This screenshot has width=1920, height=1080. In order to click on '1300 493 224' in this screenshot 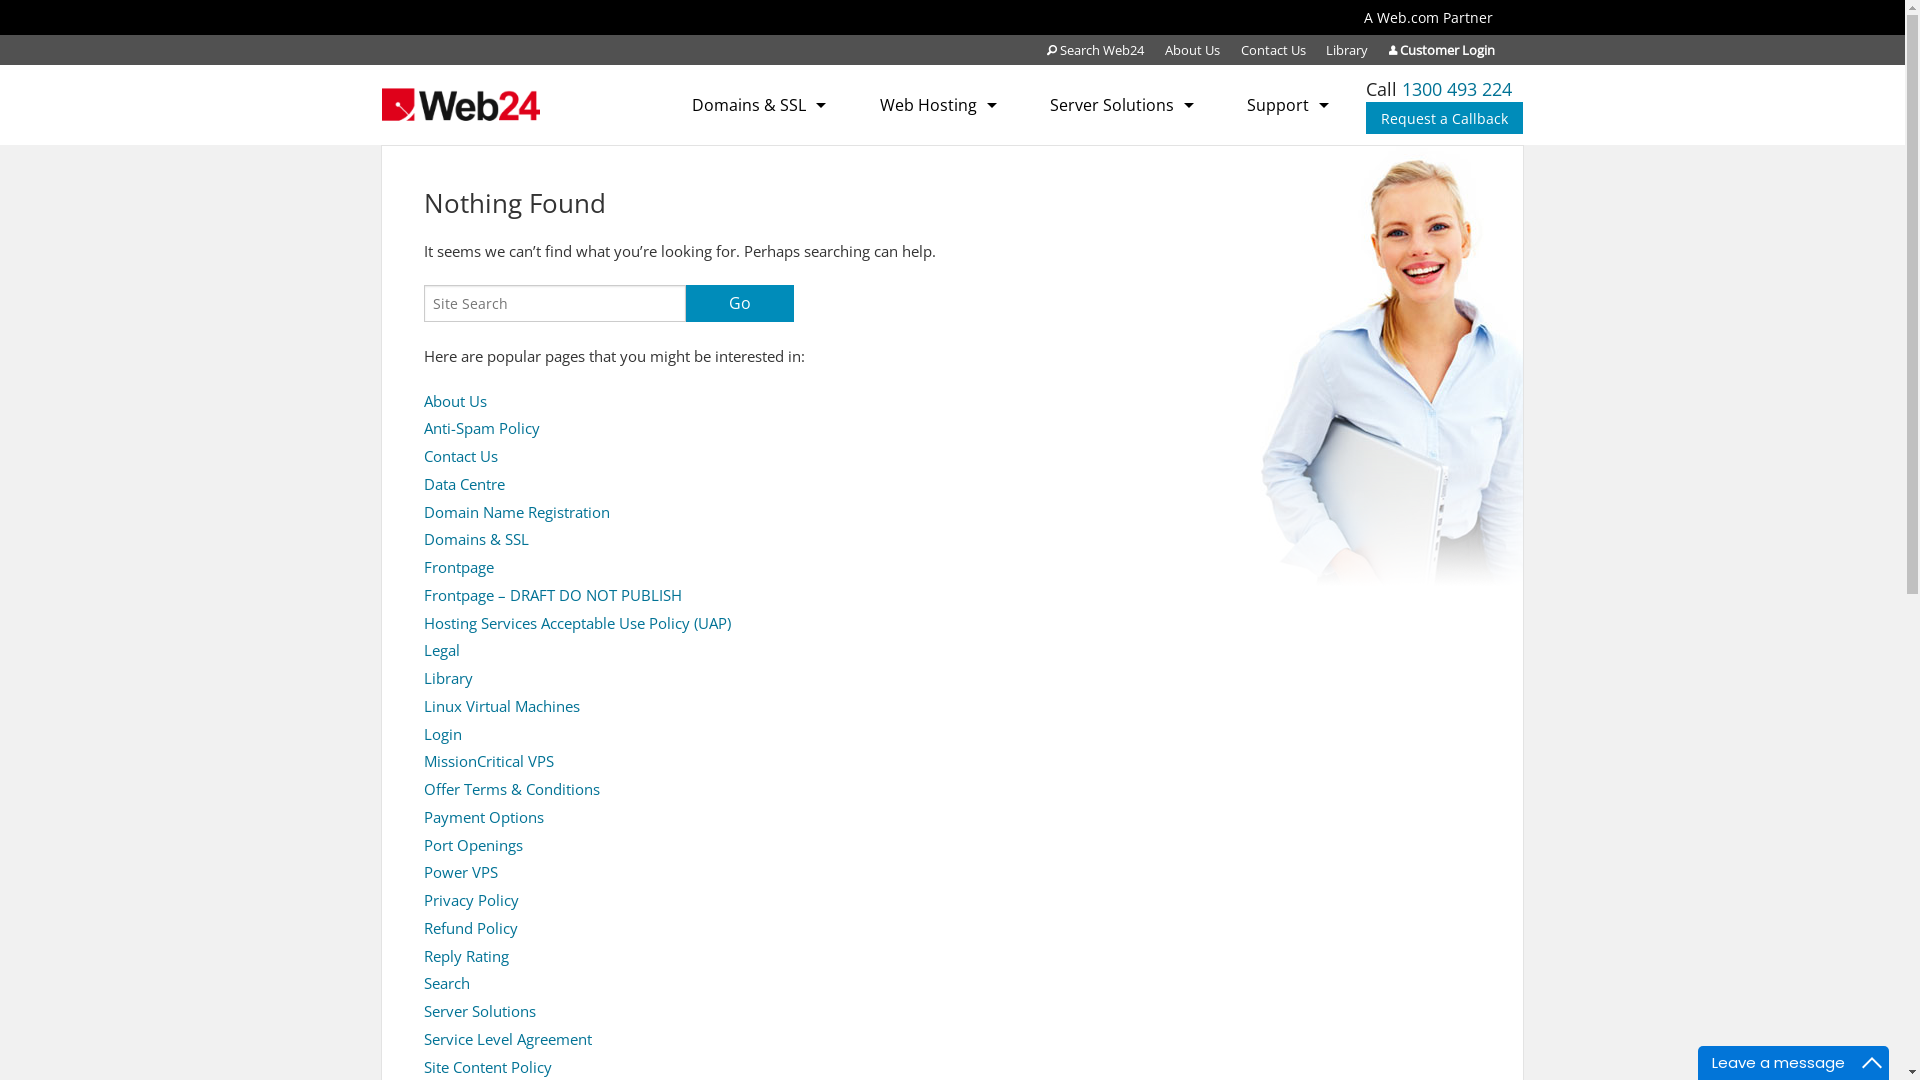, I will do `click(1457, 87)`.